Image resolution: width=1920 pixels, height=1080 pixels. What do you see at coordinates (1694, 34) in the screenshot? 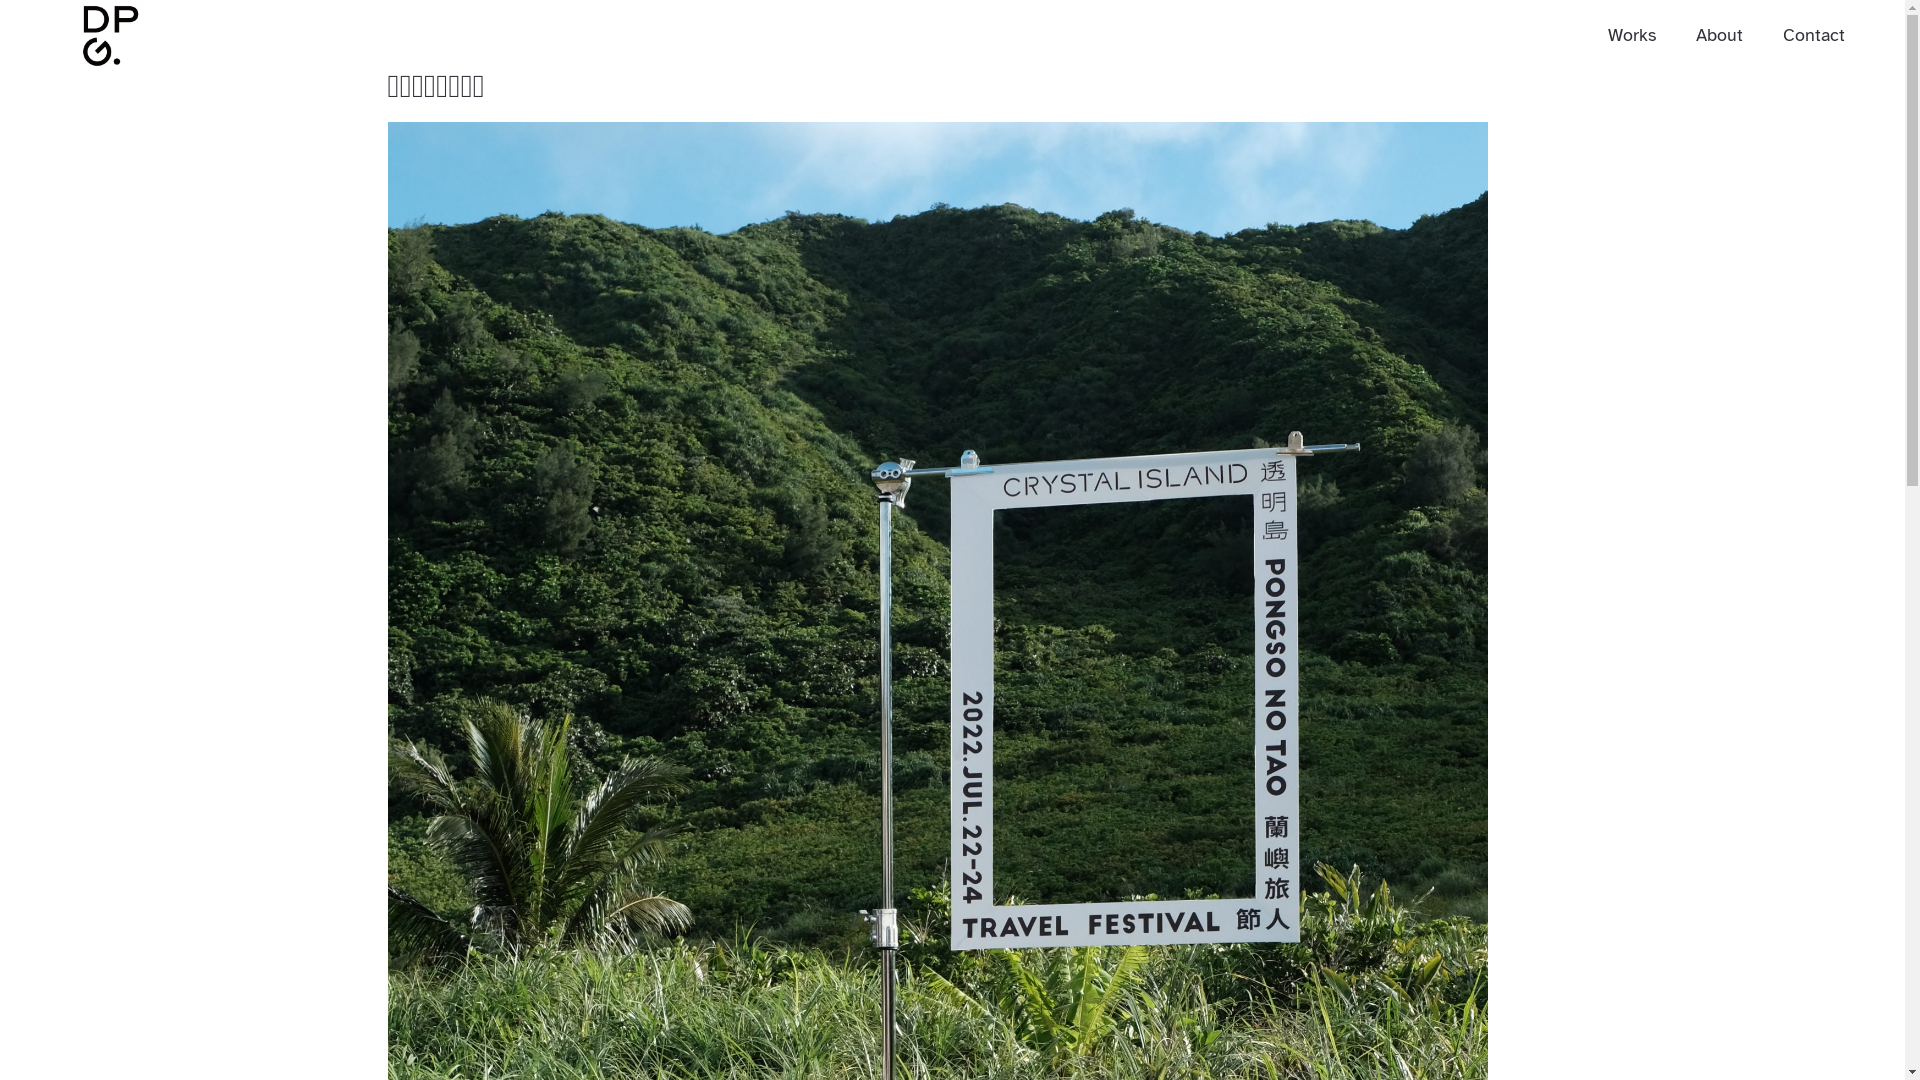
I see `'About'` at bounding box center [1694, 34].